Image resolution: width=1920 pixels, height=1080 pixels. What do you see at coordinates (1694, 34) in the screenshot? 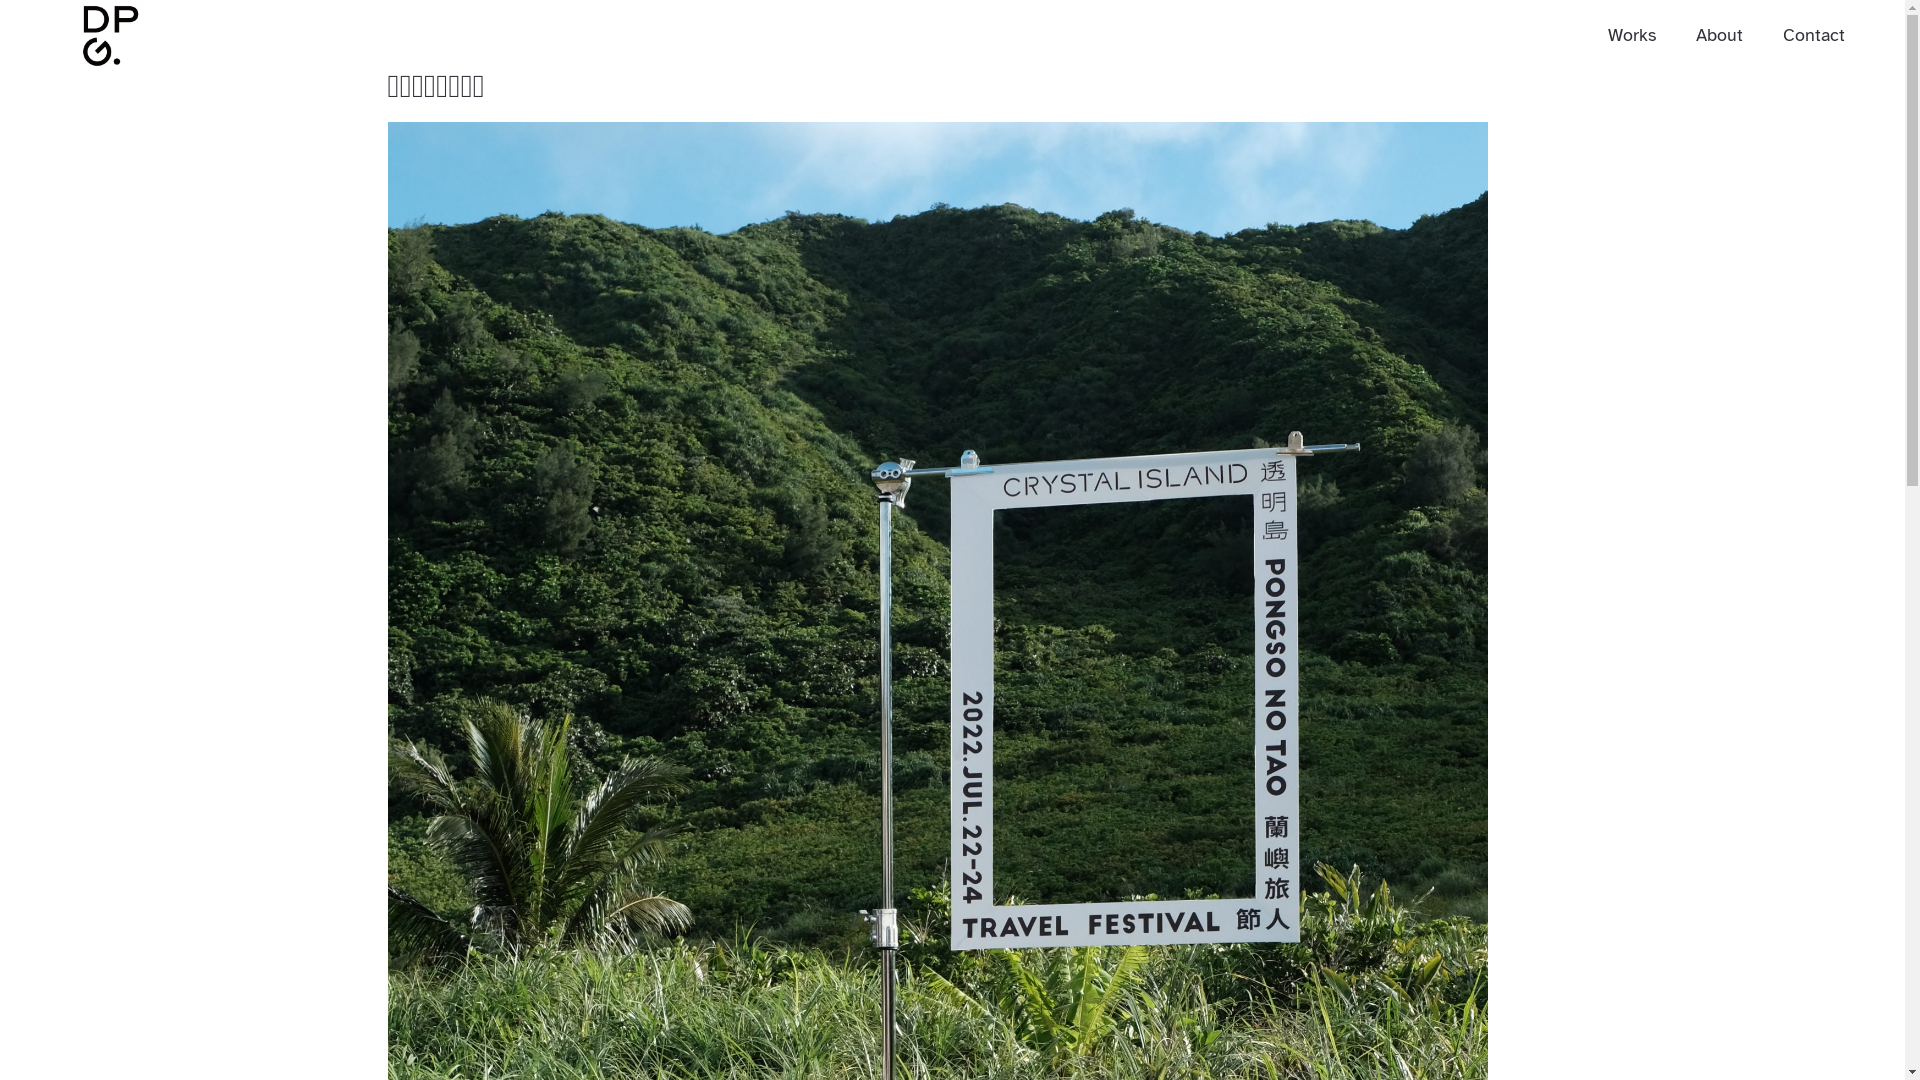
I see `'About'` at bounding box center [1694, 34].